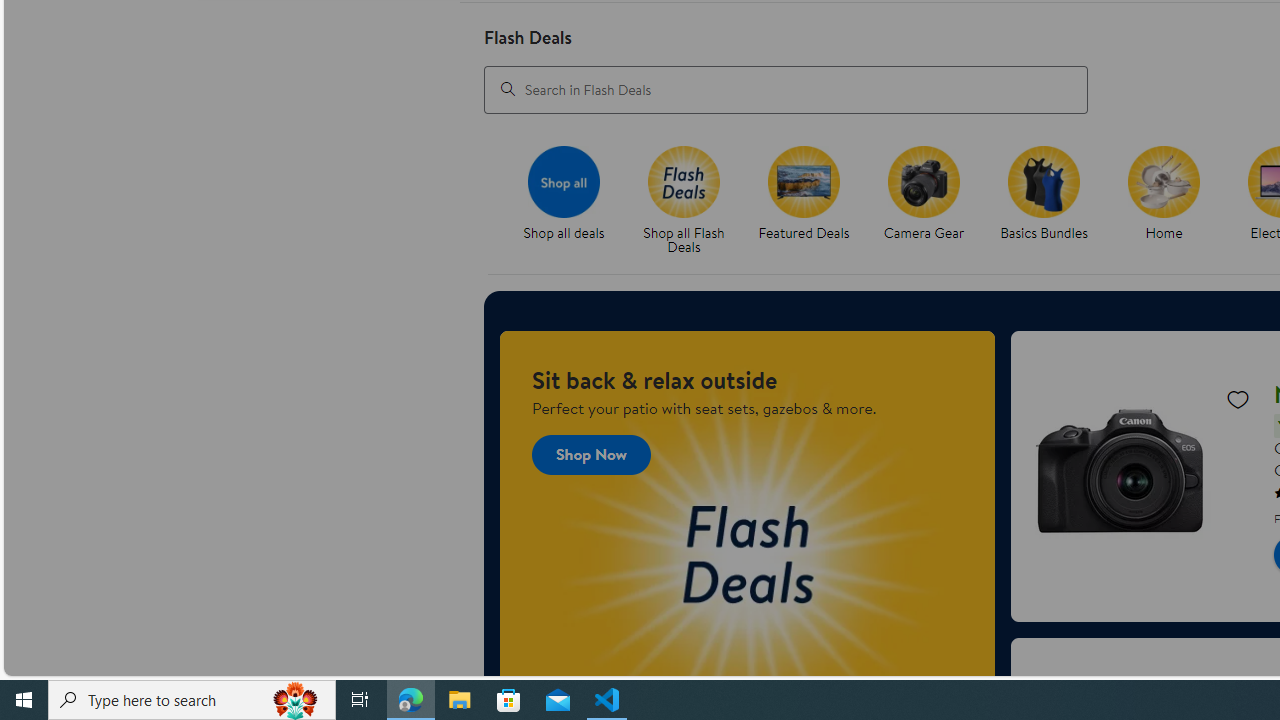  I want to click on 'Basics Bundles', so click(1051, 201).